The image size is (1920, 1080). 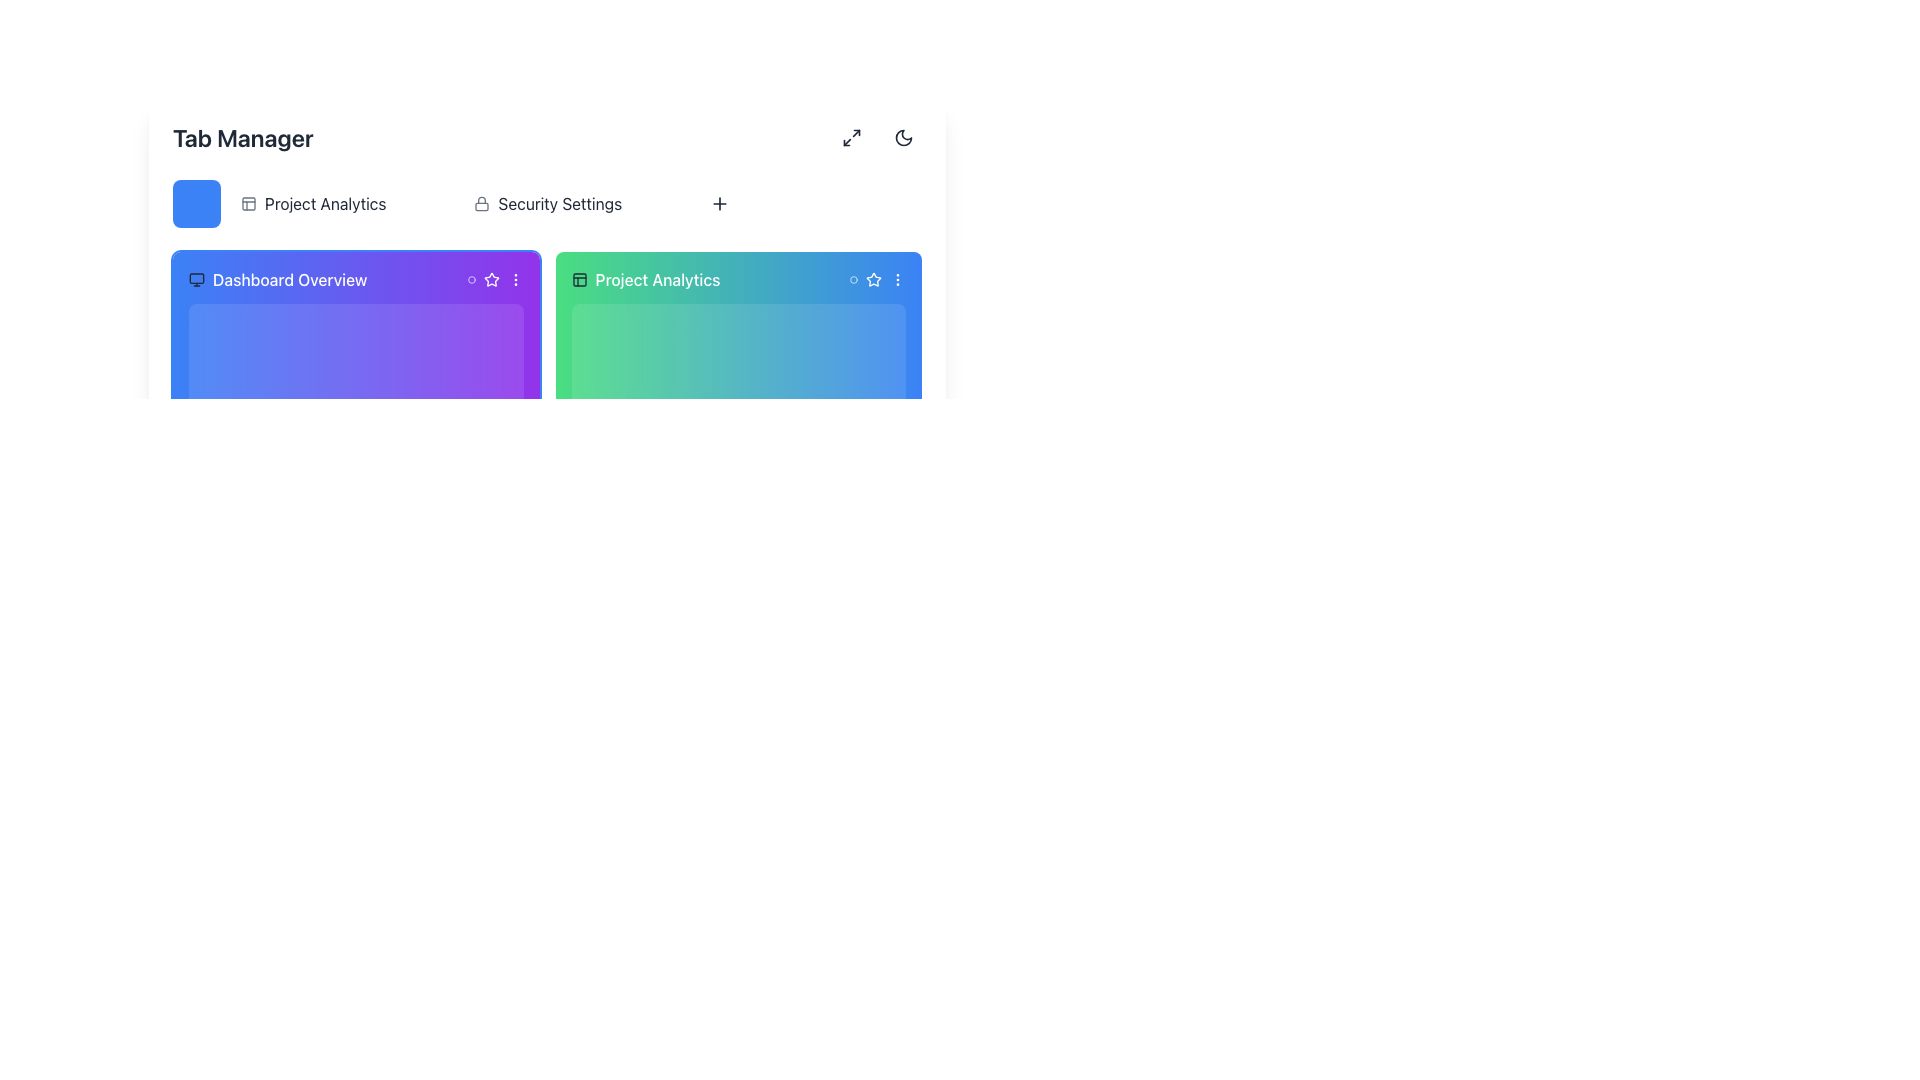 What do you see at coordinates (277, 280) in the screenshot?
I see `the associated icon of the Text Label with Icon that contains the monitor icon and the text 'Dashboard Overview' in the header of the first card below the 'Tab Manager' section` at bounding box center [277, 280].